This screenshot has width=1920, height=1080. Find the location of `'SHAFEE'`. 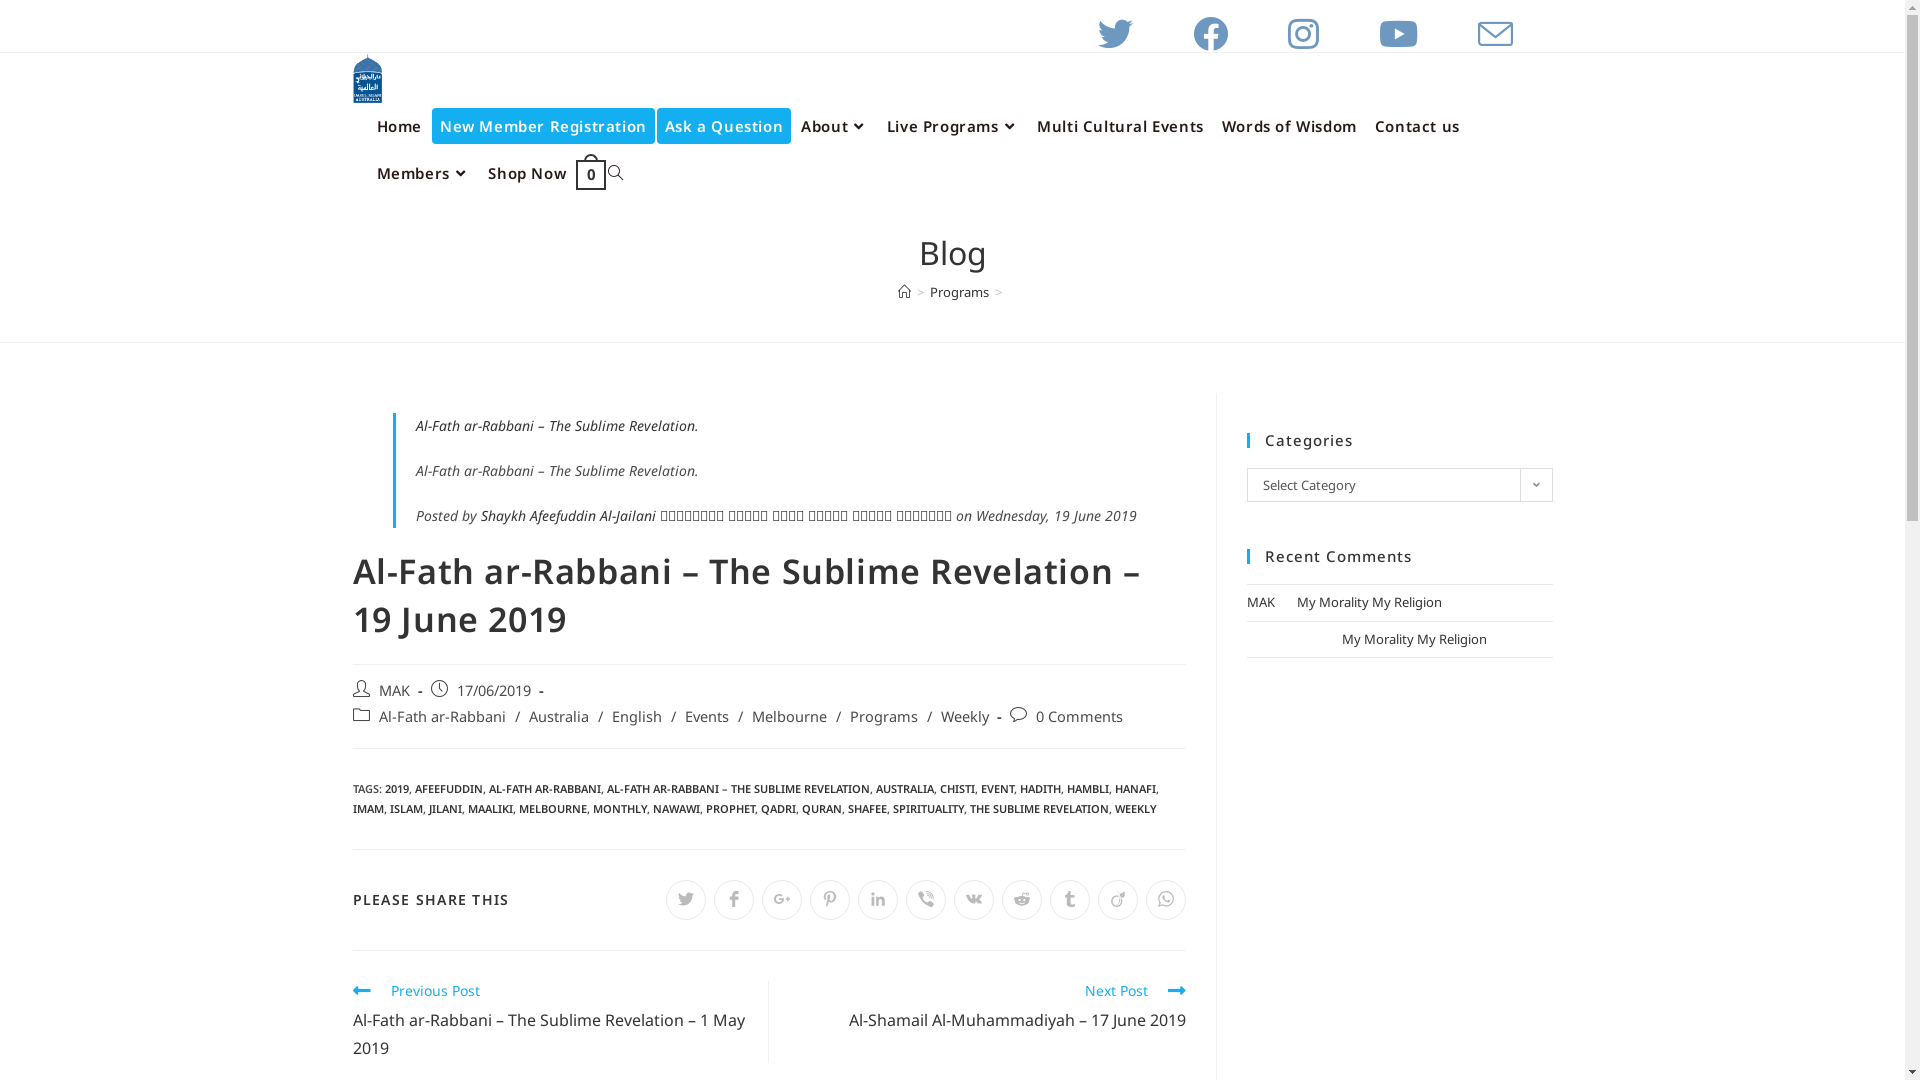

'SHAFEE' is located at coordinates (867, 807).